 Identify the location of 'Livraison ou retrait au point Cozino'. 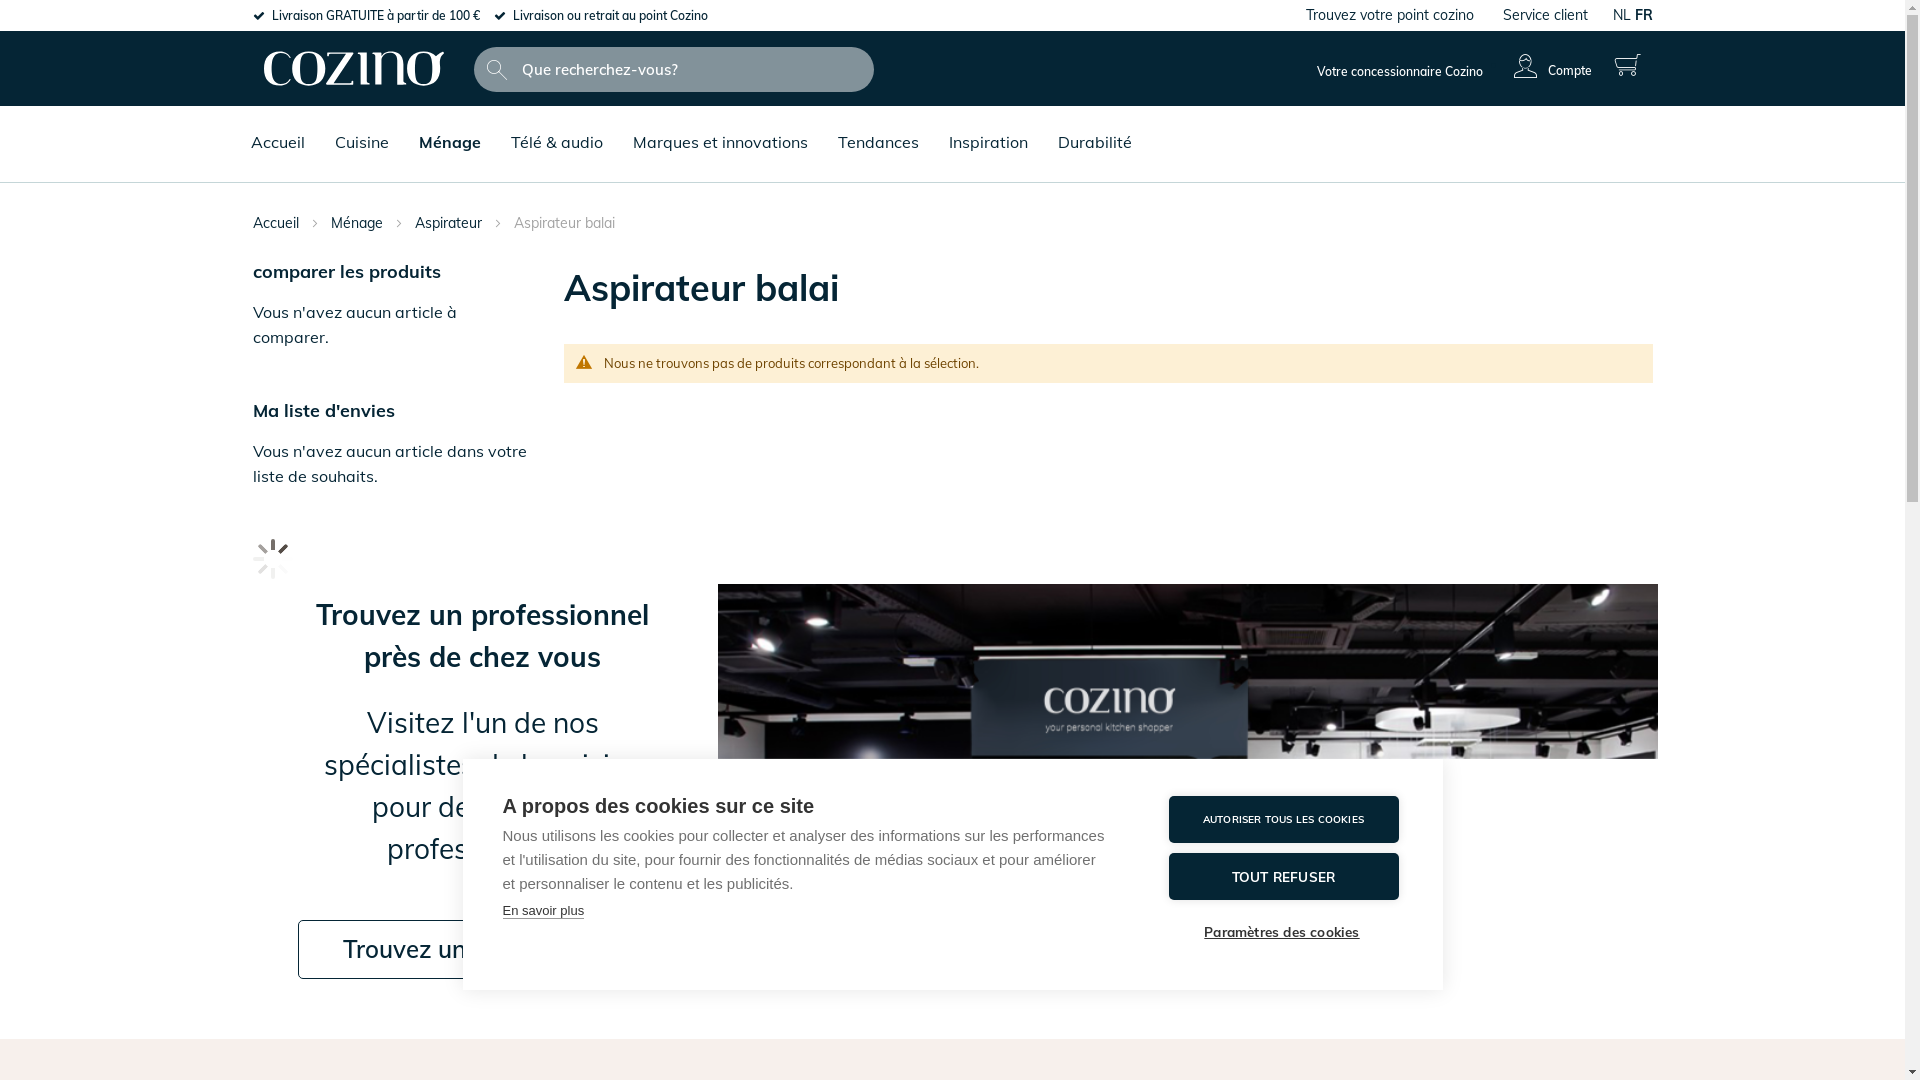
(608, 15).